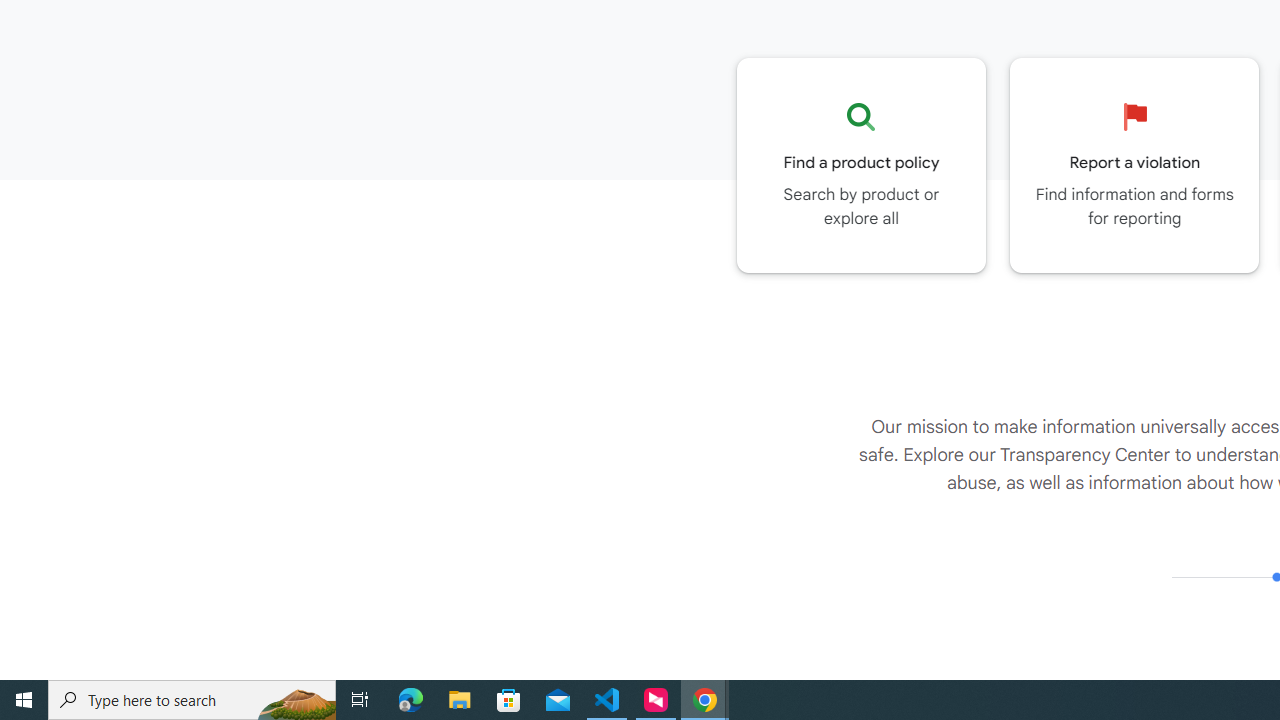  Describe the element at coordinates (1134, 164) in the screenshot. I see `'Go to the Reporting and appeals page'` at that location.